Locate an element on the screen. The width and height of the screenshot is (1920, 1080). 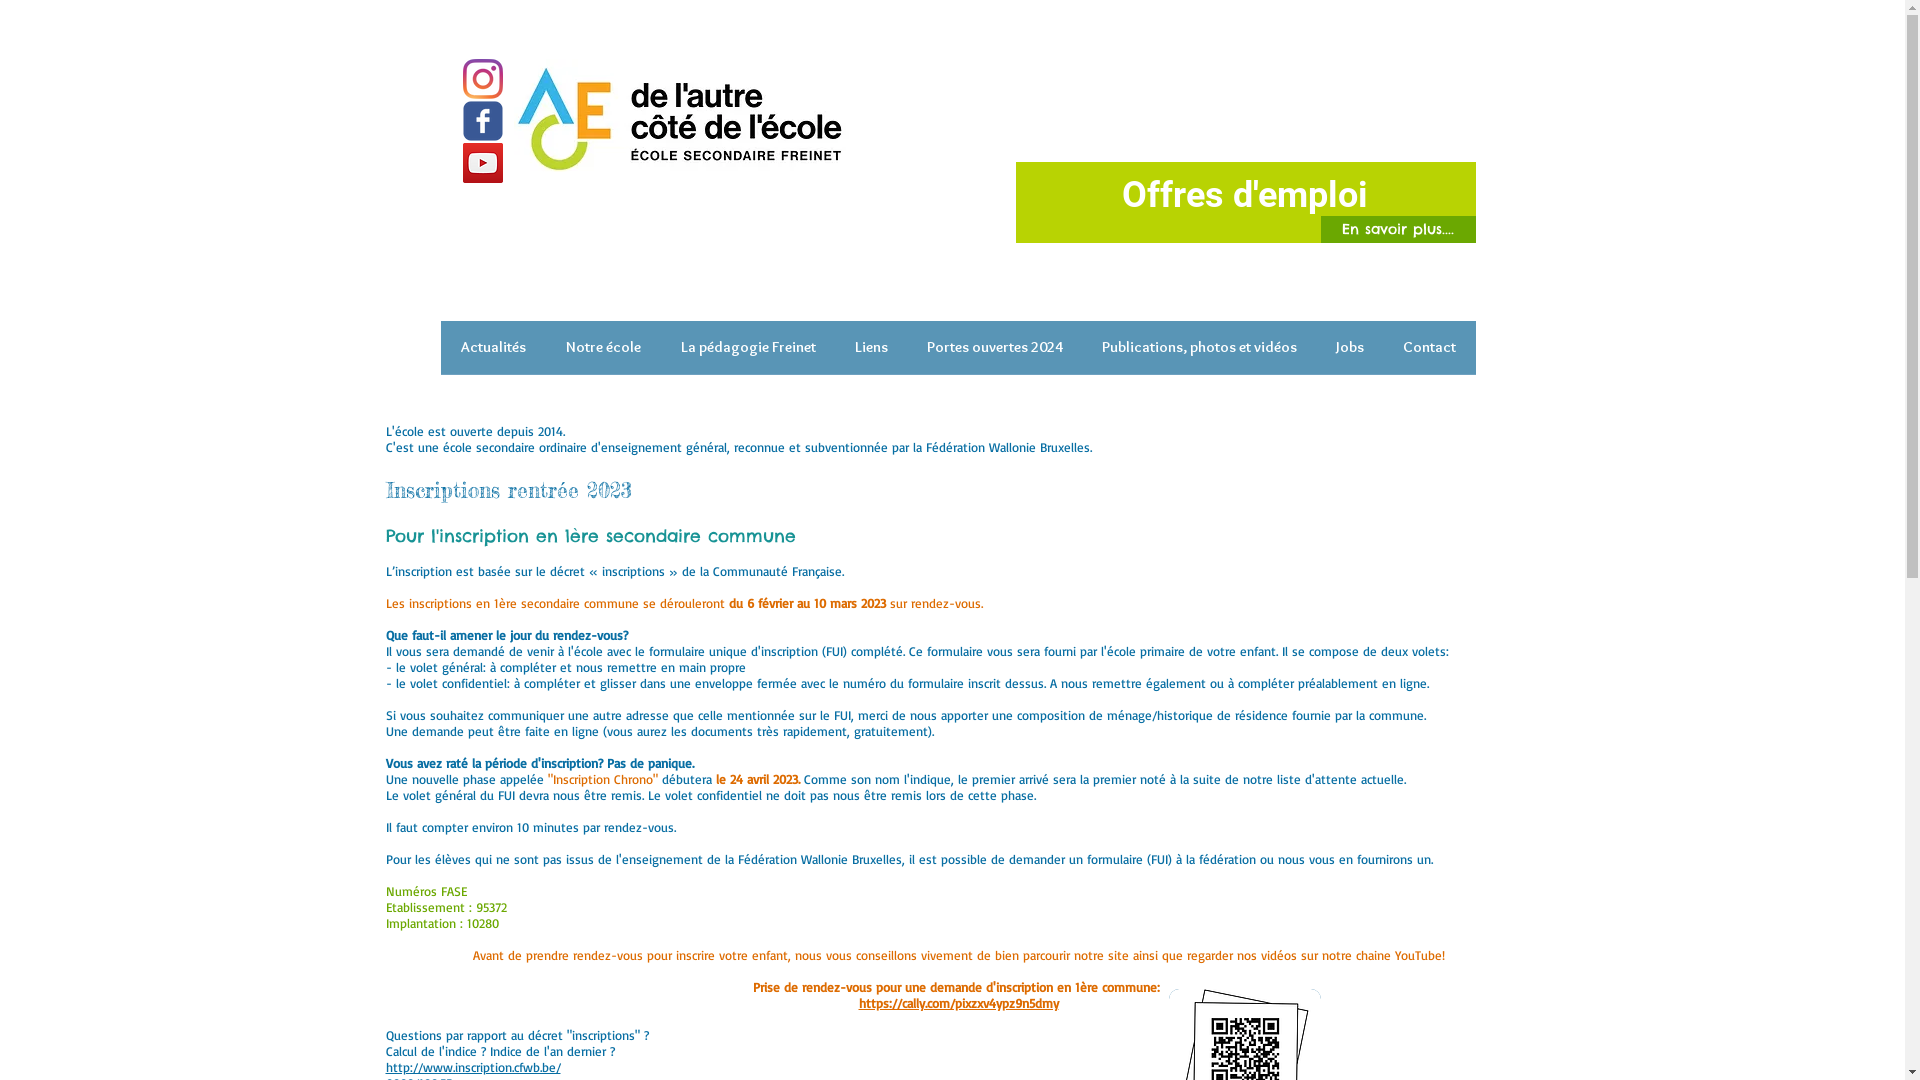
'En savoir plus....' is located at coordinates (1396, 228).